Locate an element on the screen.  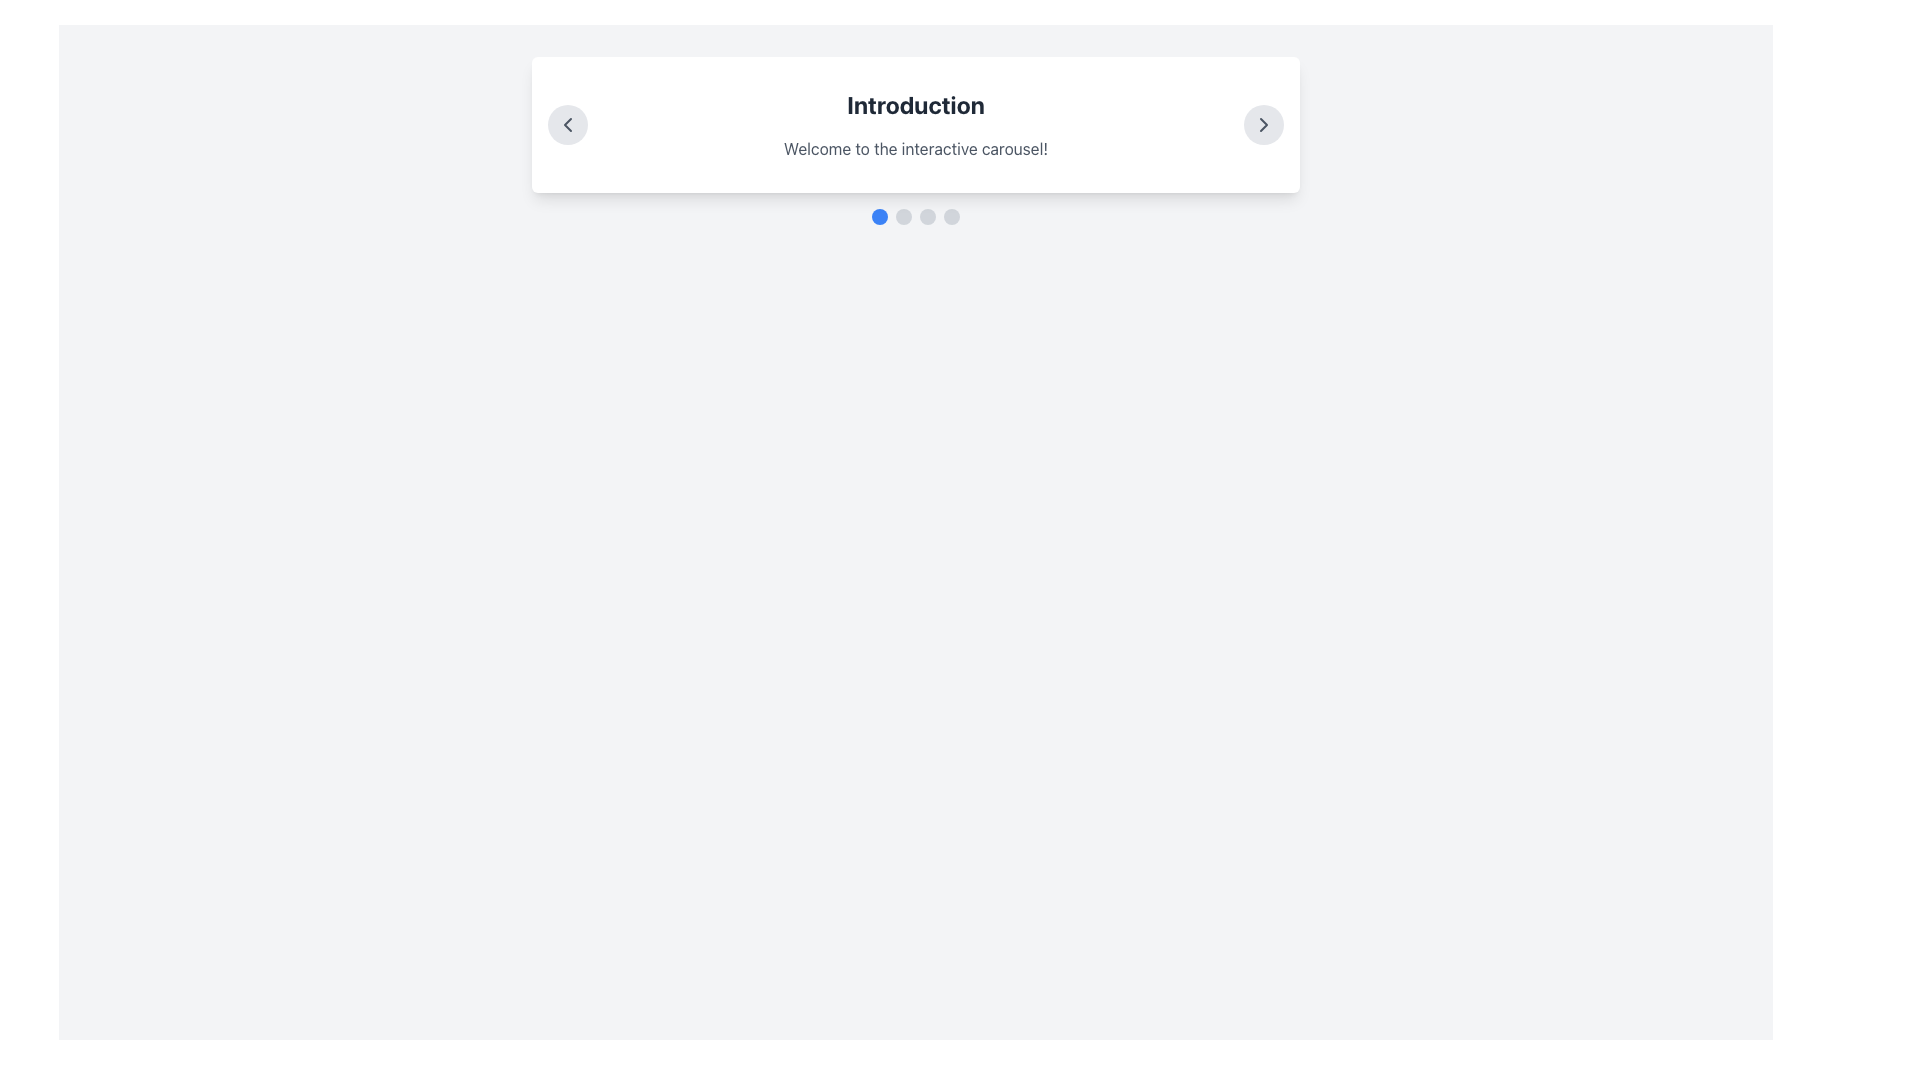
the second navigation dot, which is a small circular indicator with a gray background is located at coordinates (902, 216).